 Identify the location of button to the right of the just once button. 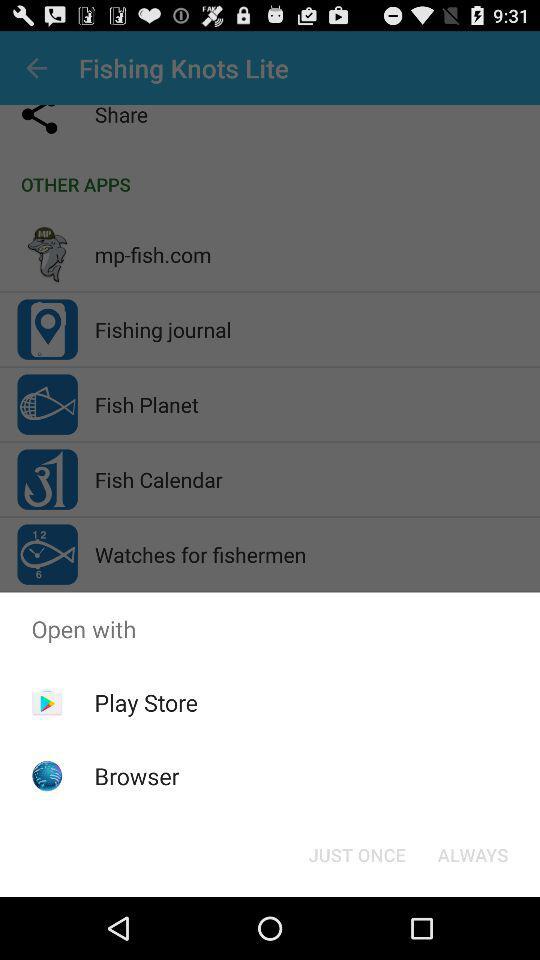
(472, 853).